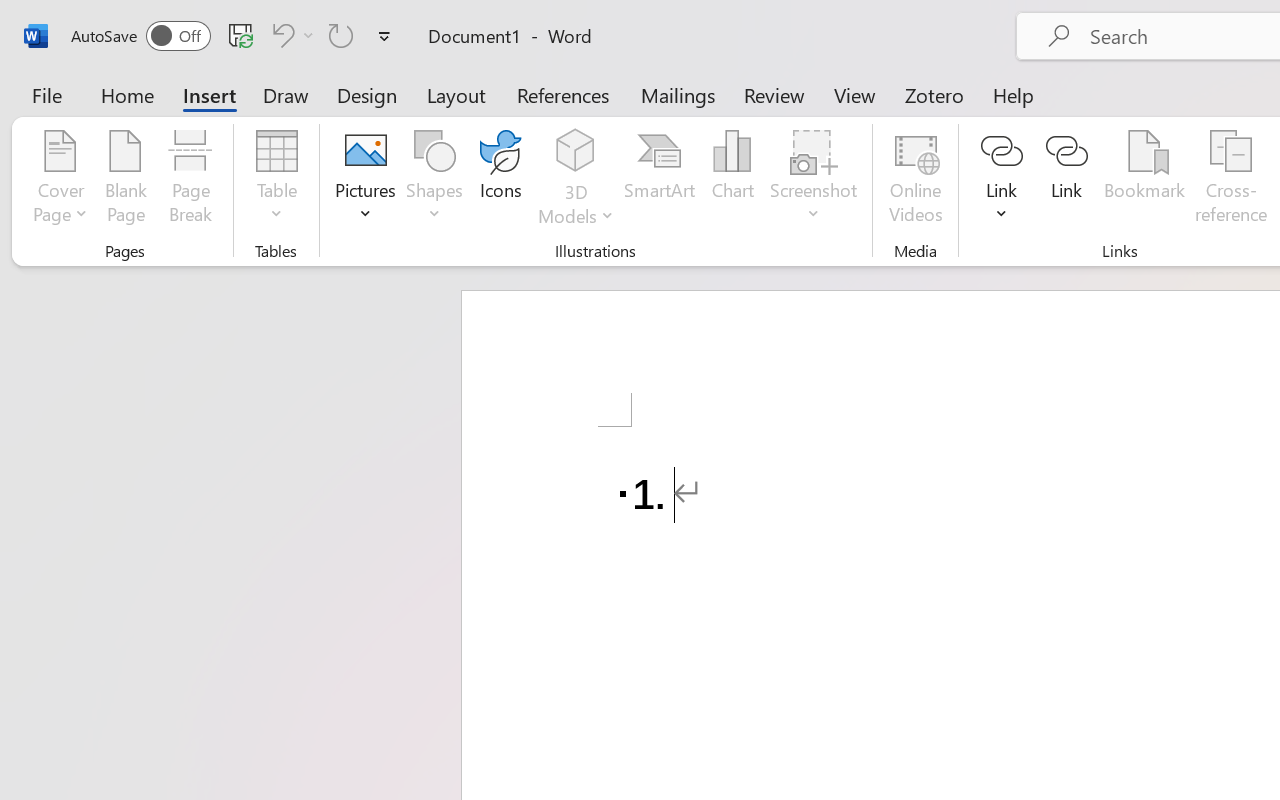  What do you see at coordinates (276, 179) in the screenshot?
I see `'Table'` at bounding box center [276, 179].